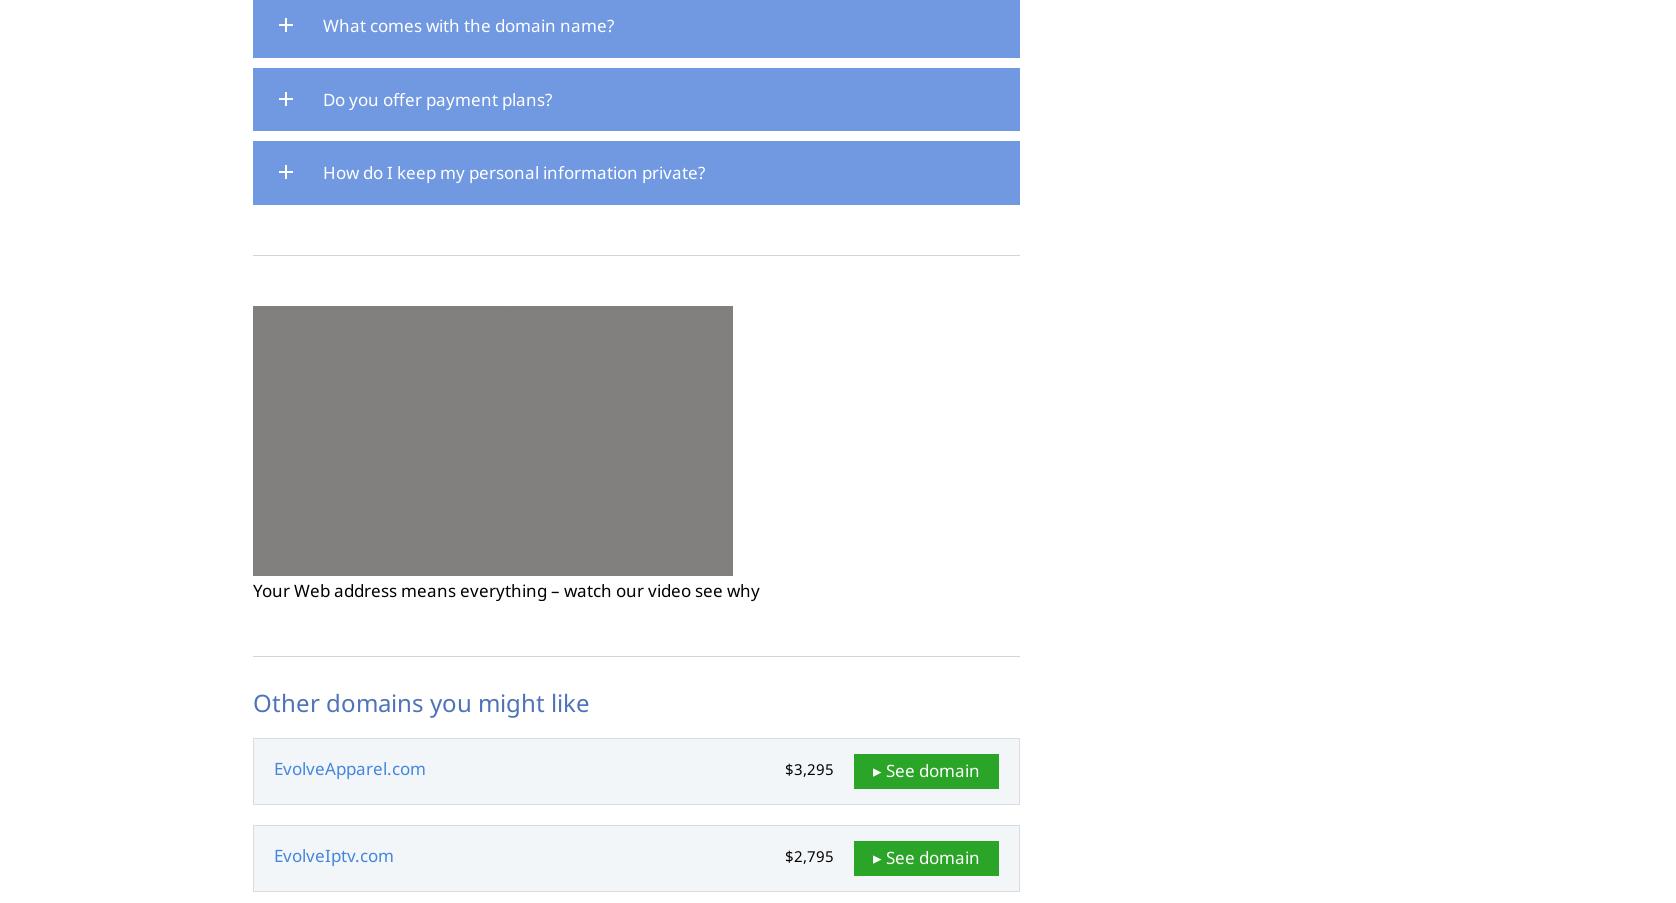 The width and height of the screenshot is (1676, 903). Describe the element at coordinates (348, 768) in the screenshot. I see `'EvolveApparel.com'` at that location.